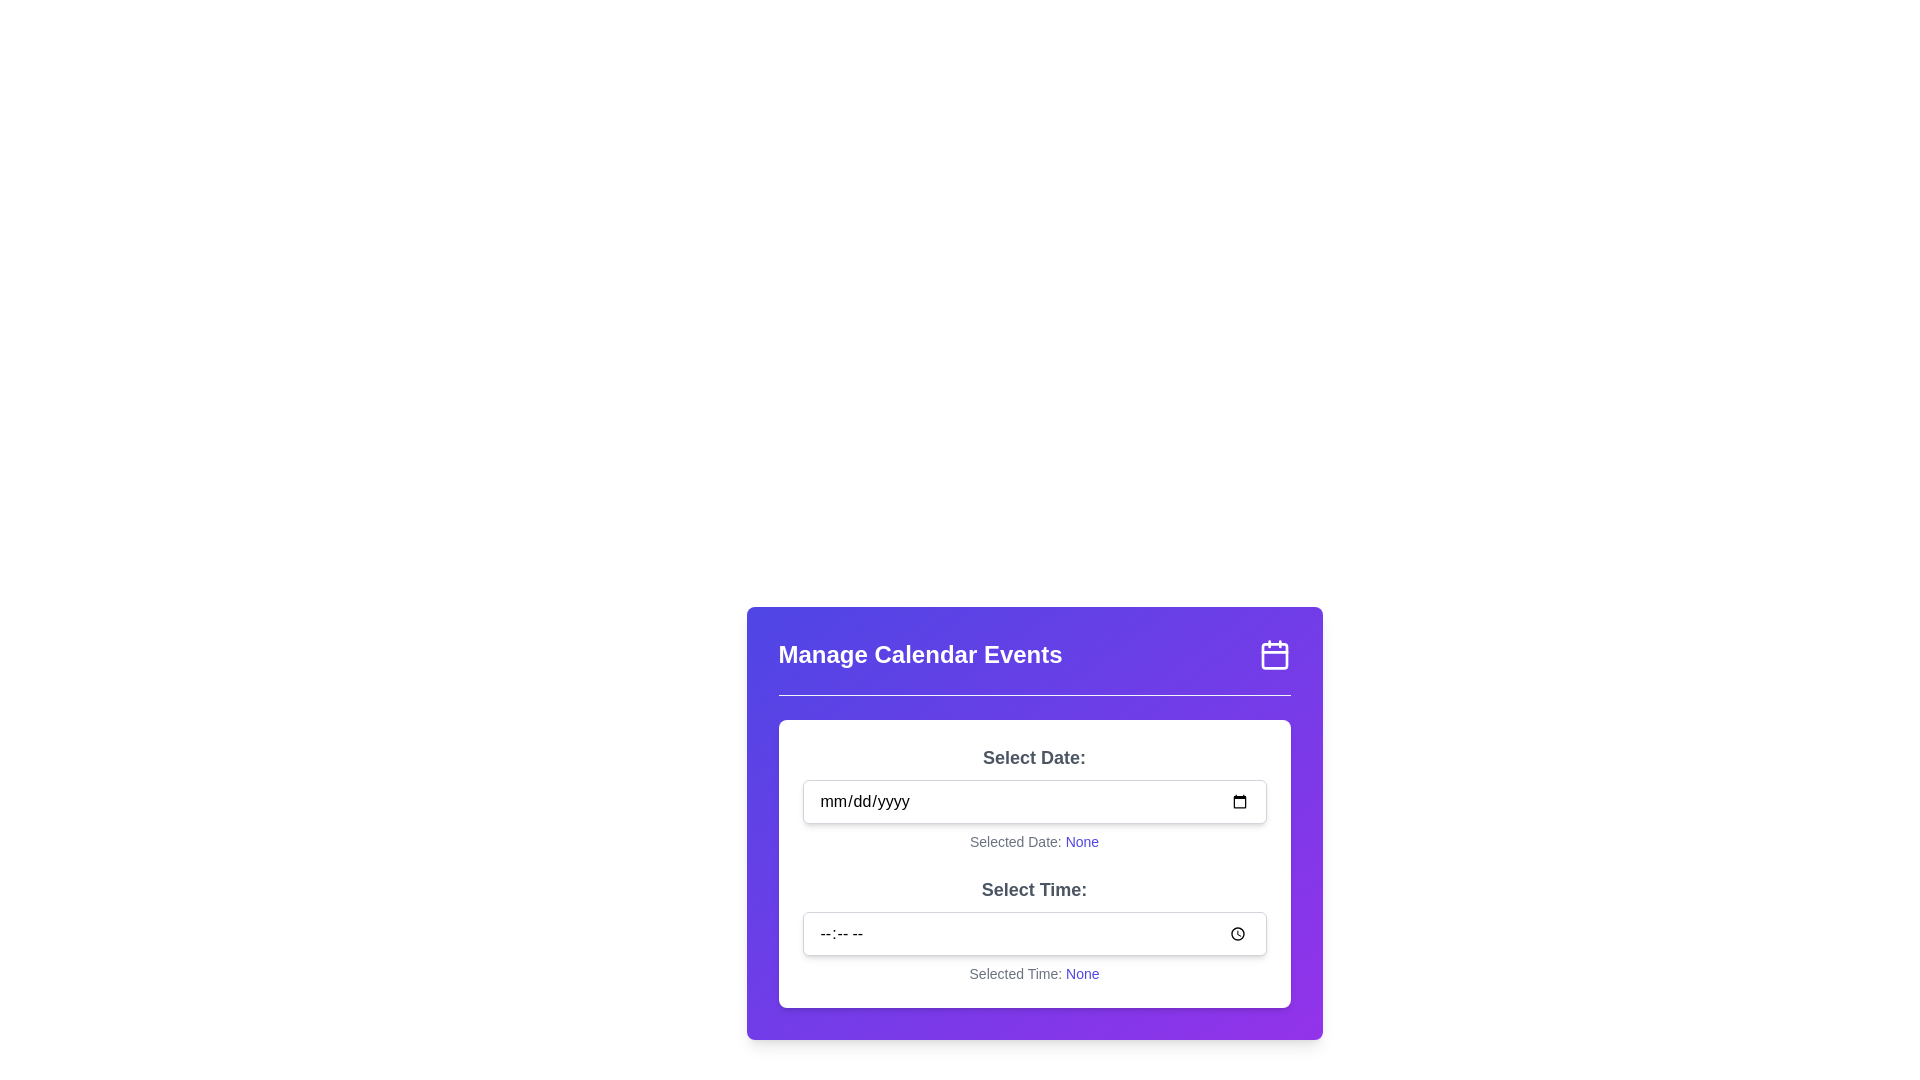  I want to click on the calendar icon located in the upper-right corner of the 'Manage Calendar Events' section, so click(1273, 655).